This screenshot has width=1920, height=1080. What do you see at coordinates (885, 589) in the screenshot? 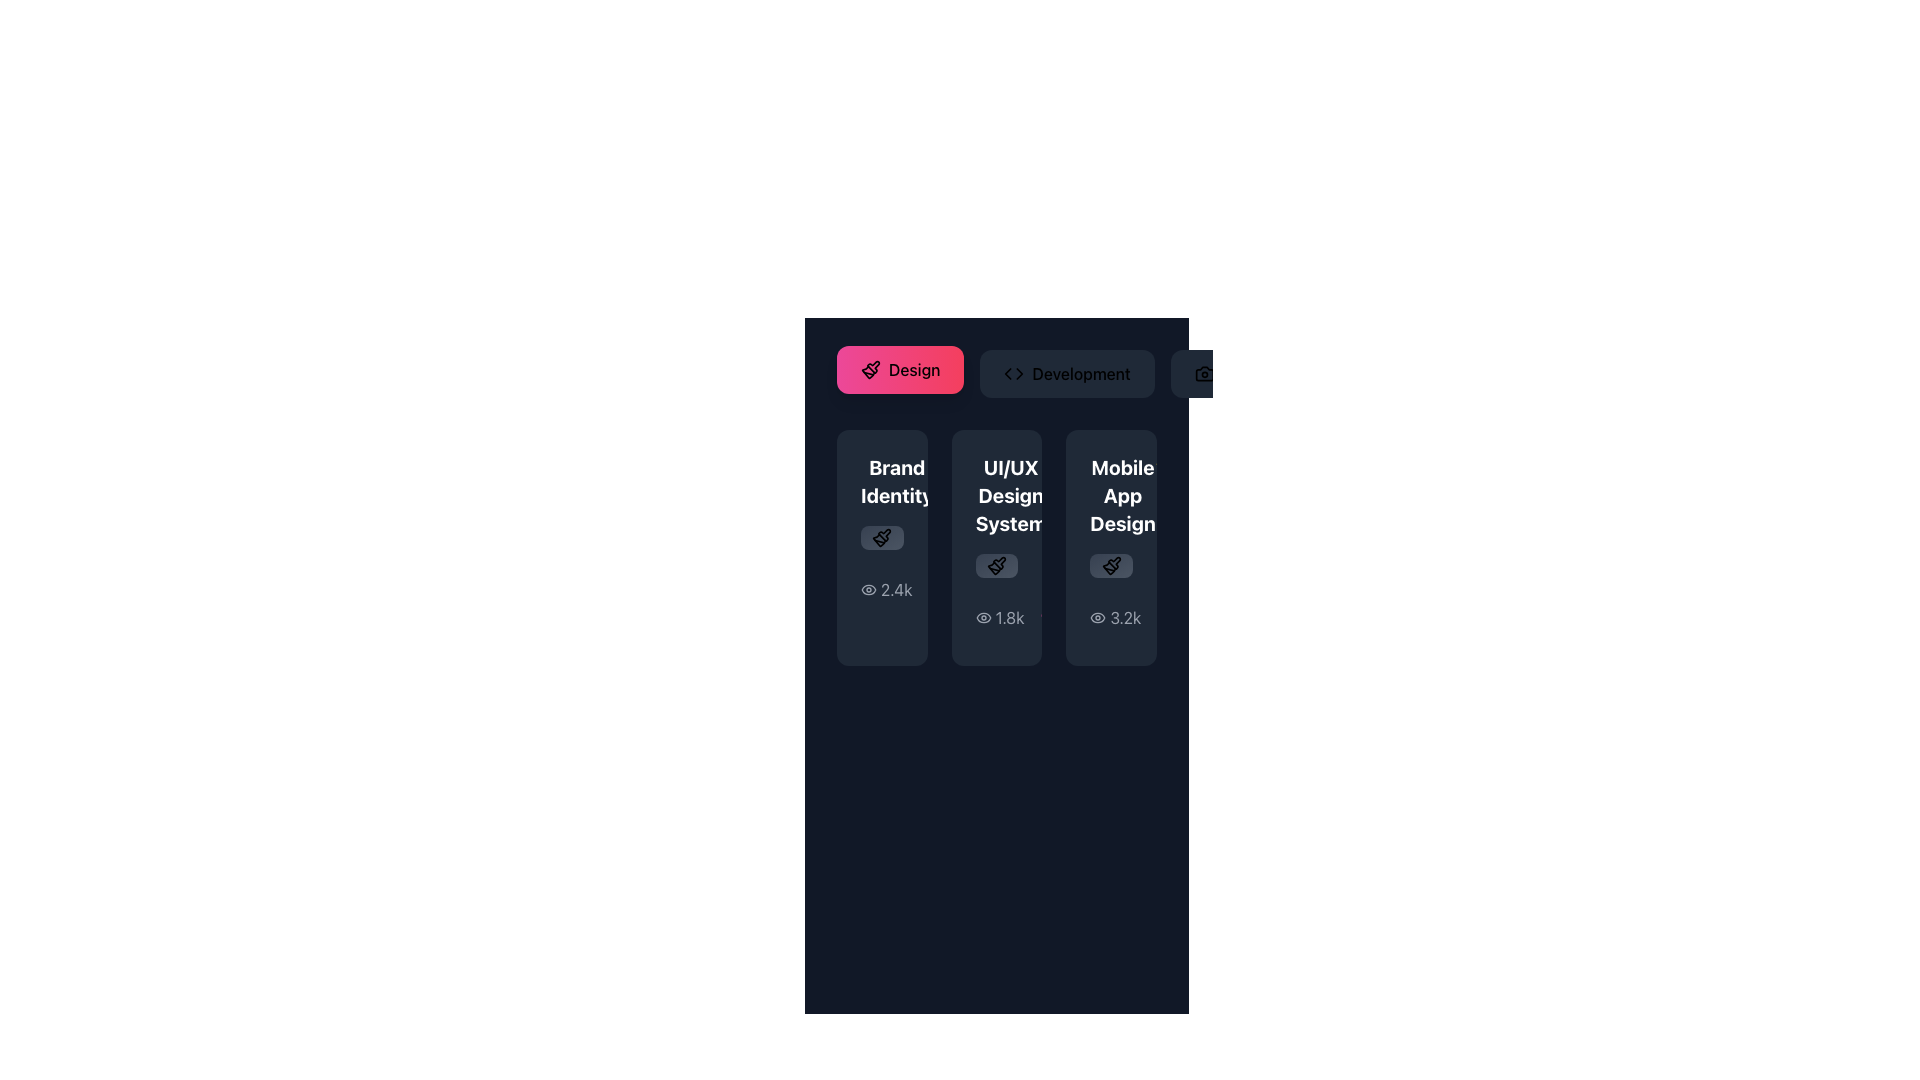
I see `the Text label displaying the number of views for the 'Brand Identity' item, located under the 'Design' section` at bounding box center [885, 589].